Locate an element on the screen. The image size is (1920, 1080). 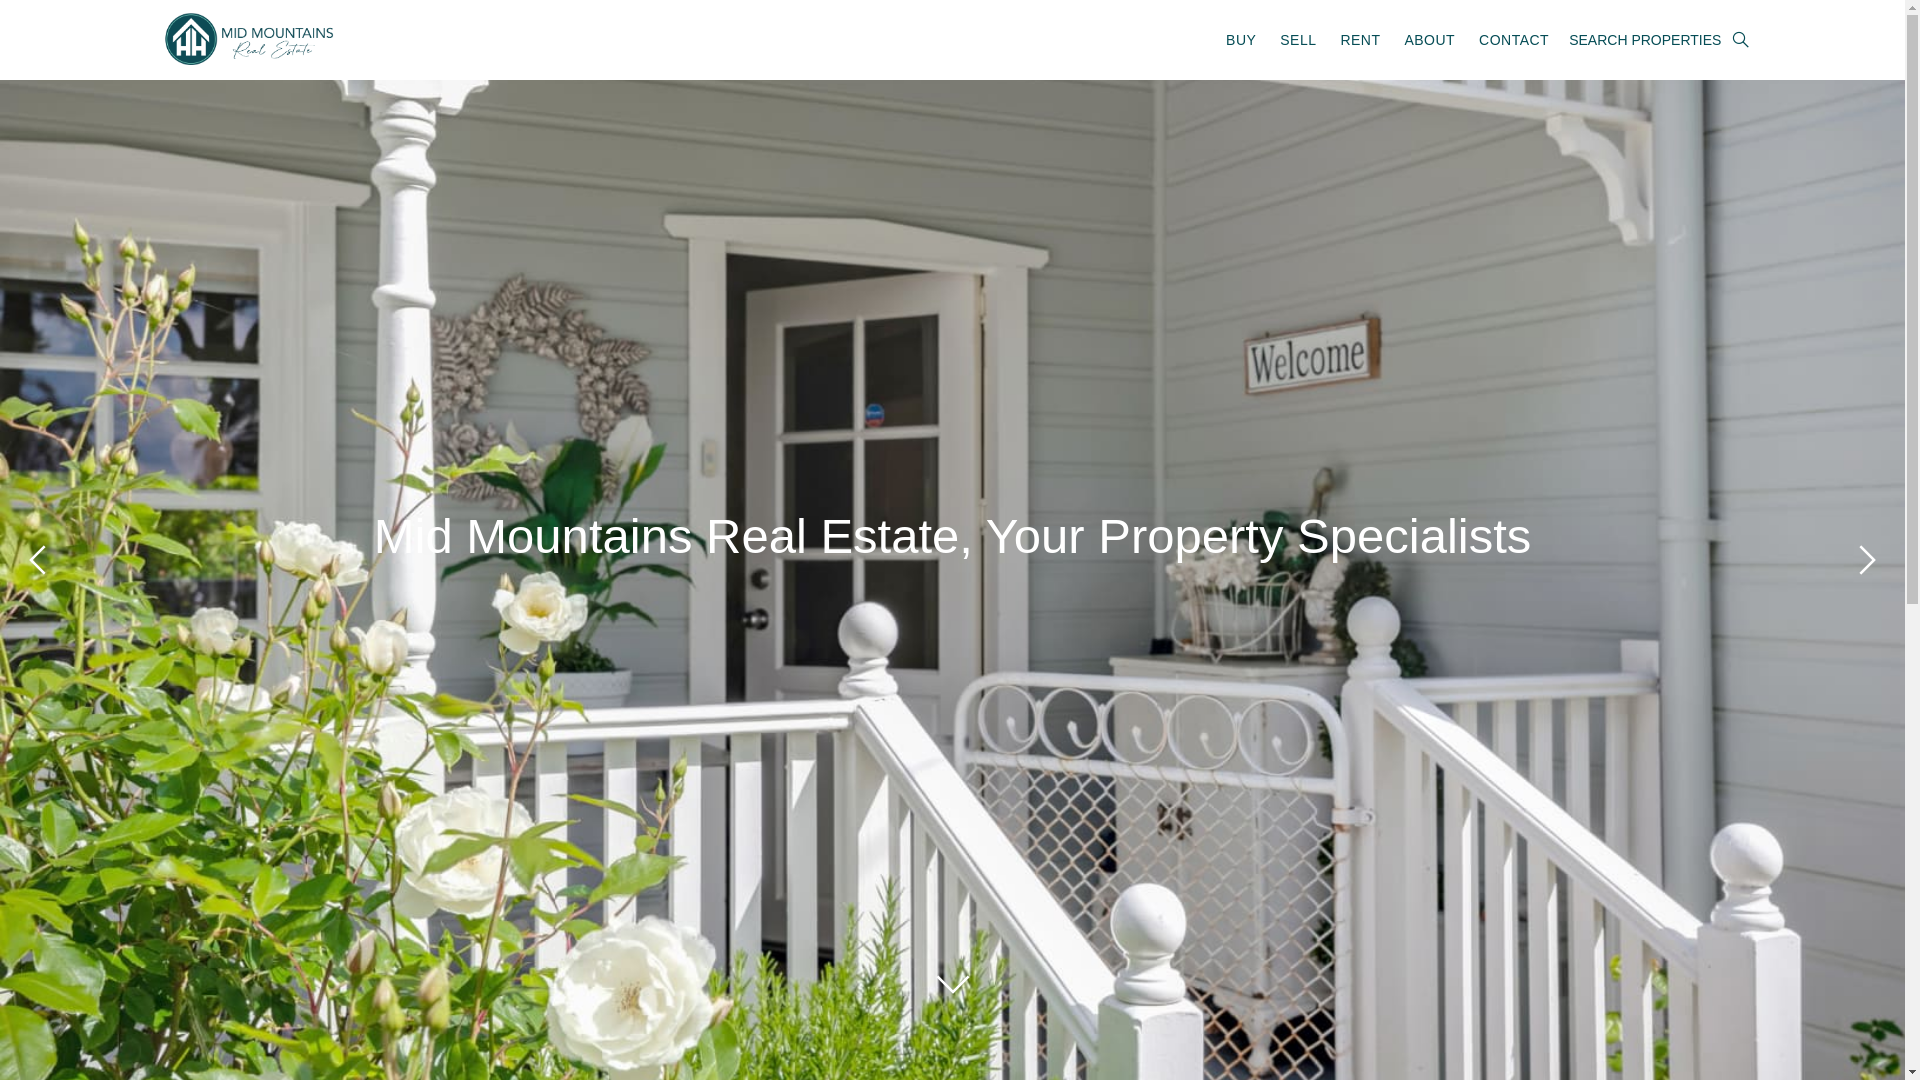
'BUY' is located at coordinates (1240, 39).